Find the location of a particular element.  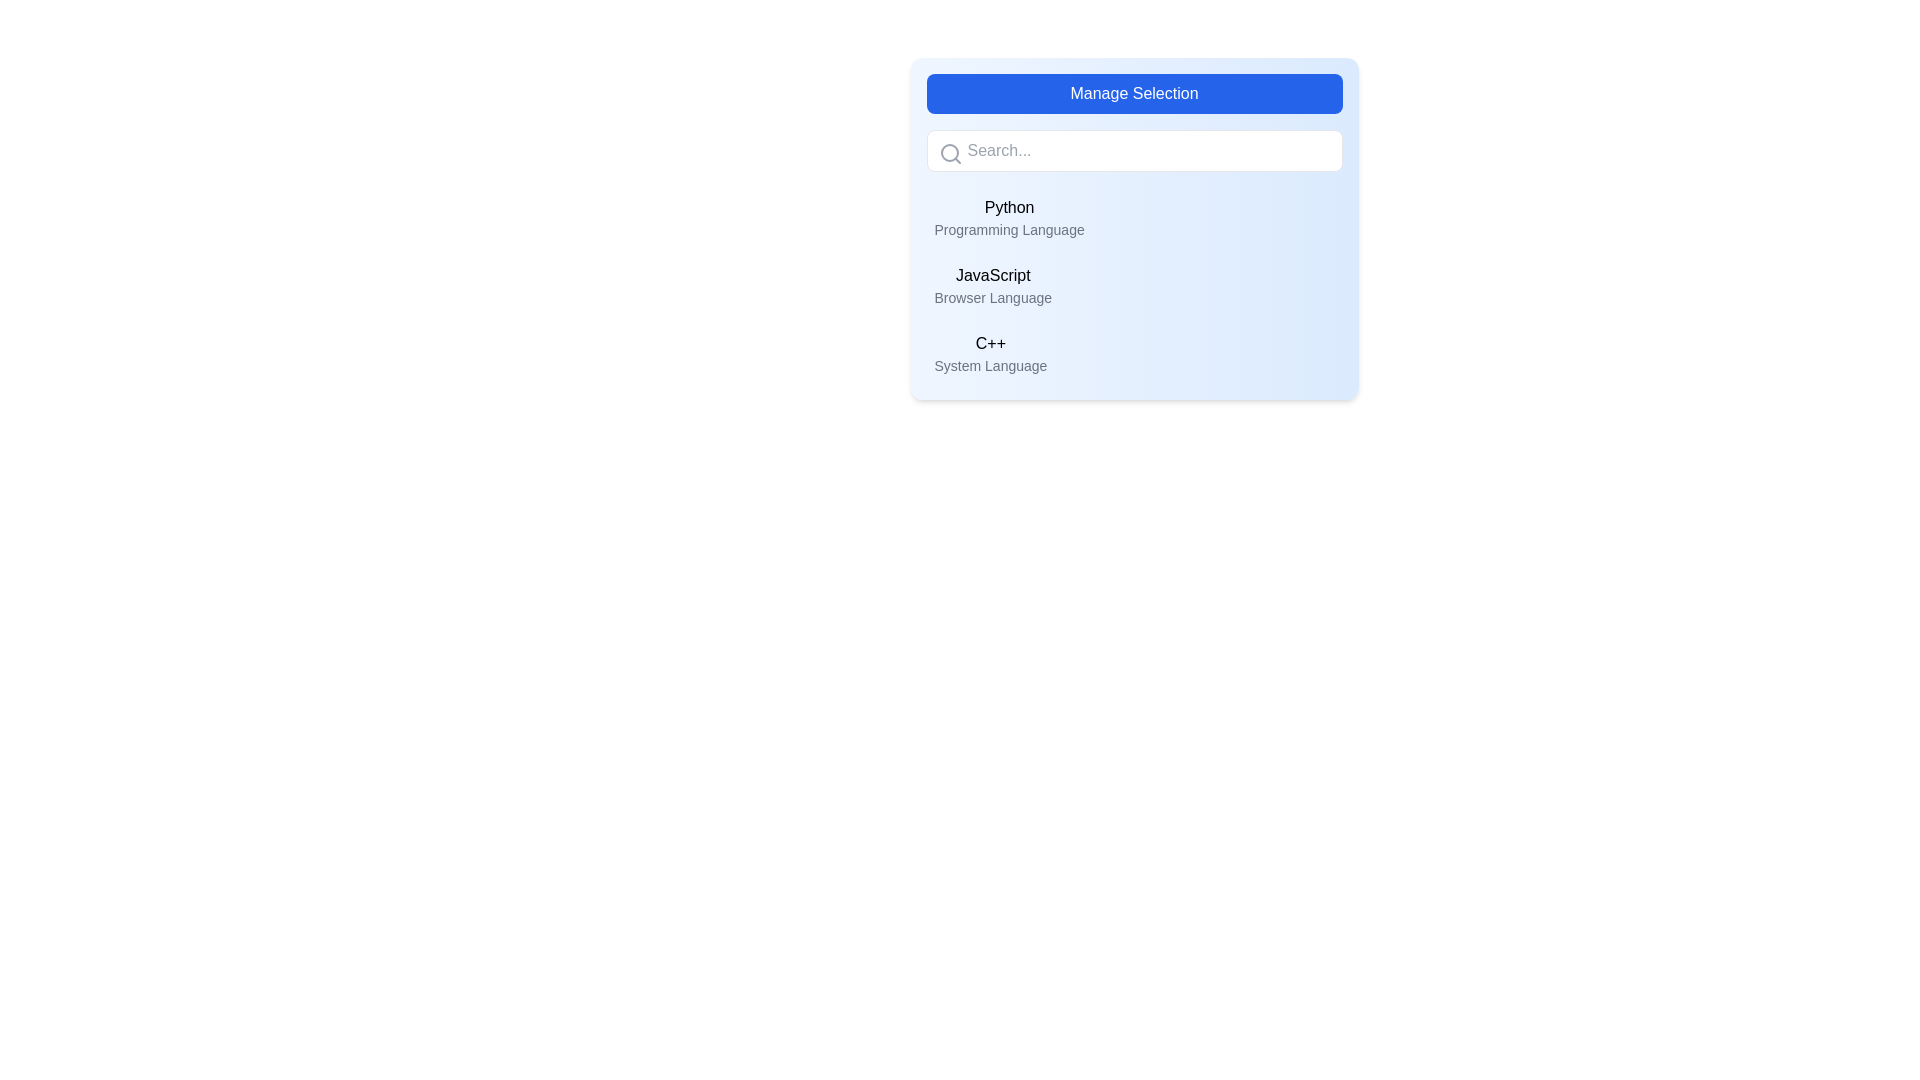

the descriptive Text label located below the 'JavaScript' header in the middle section of the interface panel is located at coordinates (993, 297).